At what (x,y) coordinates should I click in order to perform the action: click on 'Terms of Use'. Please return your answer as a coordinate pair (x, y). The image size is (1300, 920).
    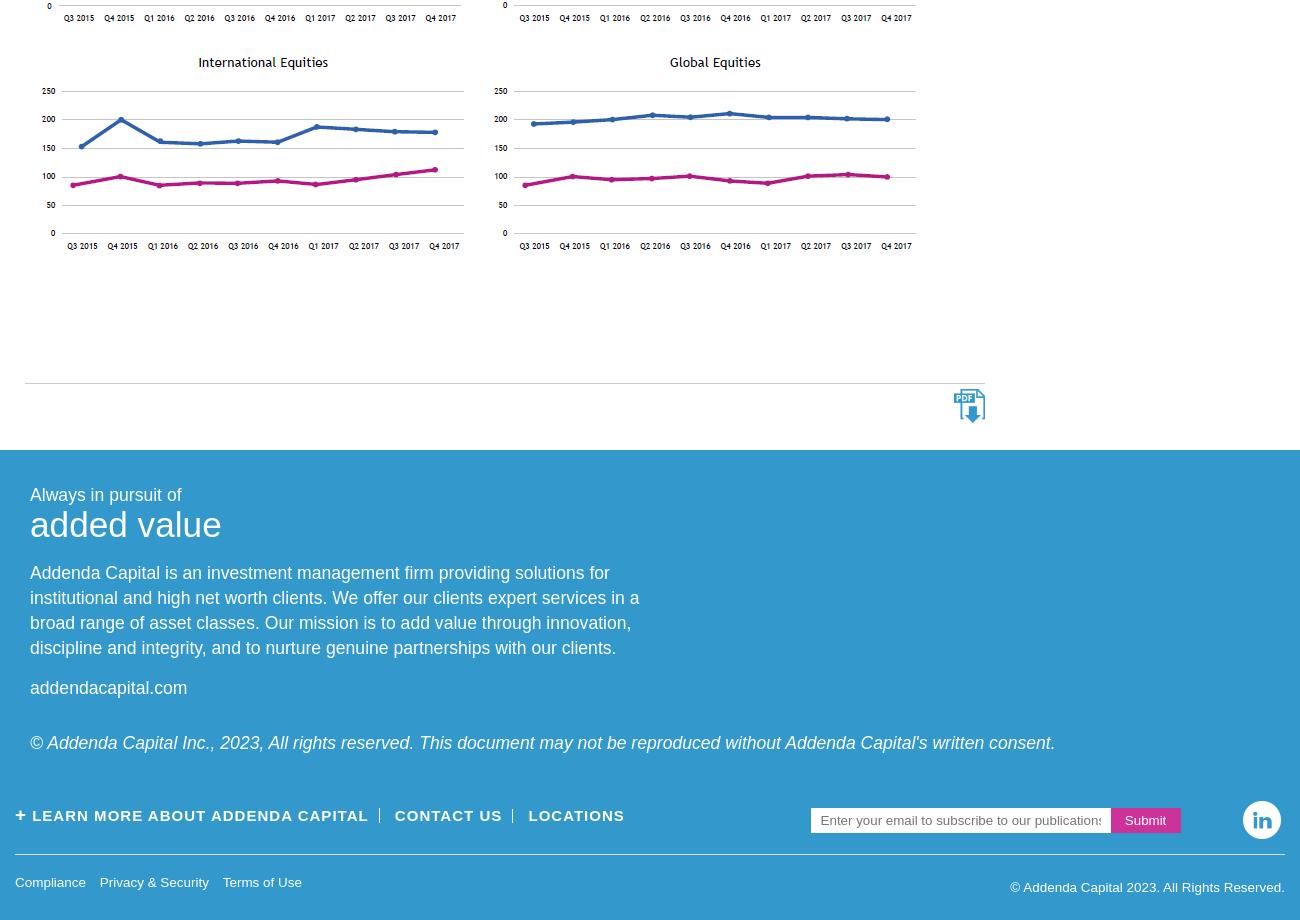
    Looking at the image, I should click on (260, 881).